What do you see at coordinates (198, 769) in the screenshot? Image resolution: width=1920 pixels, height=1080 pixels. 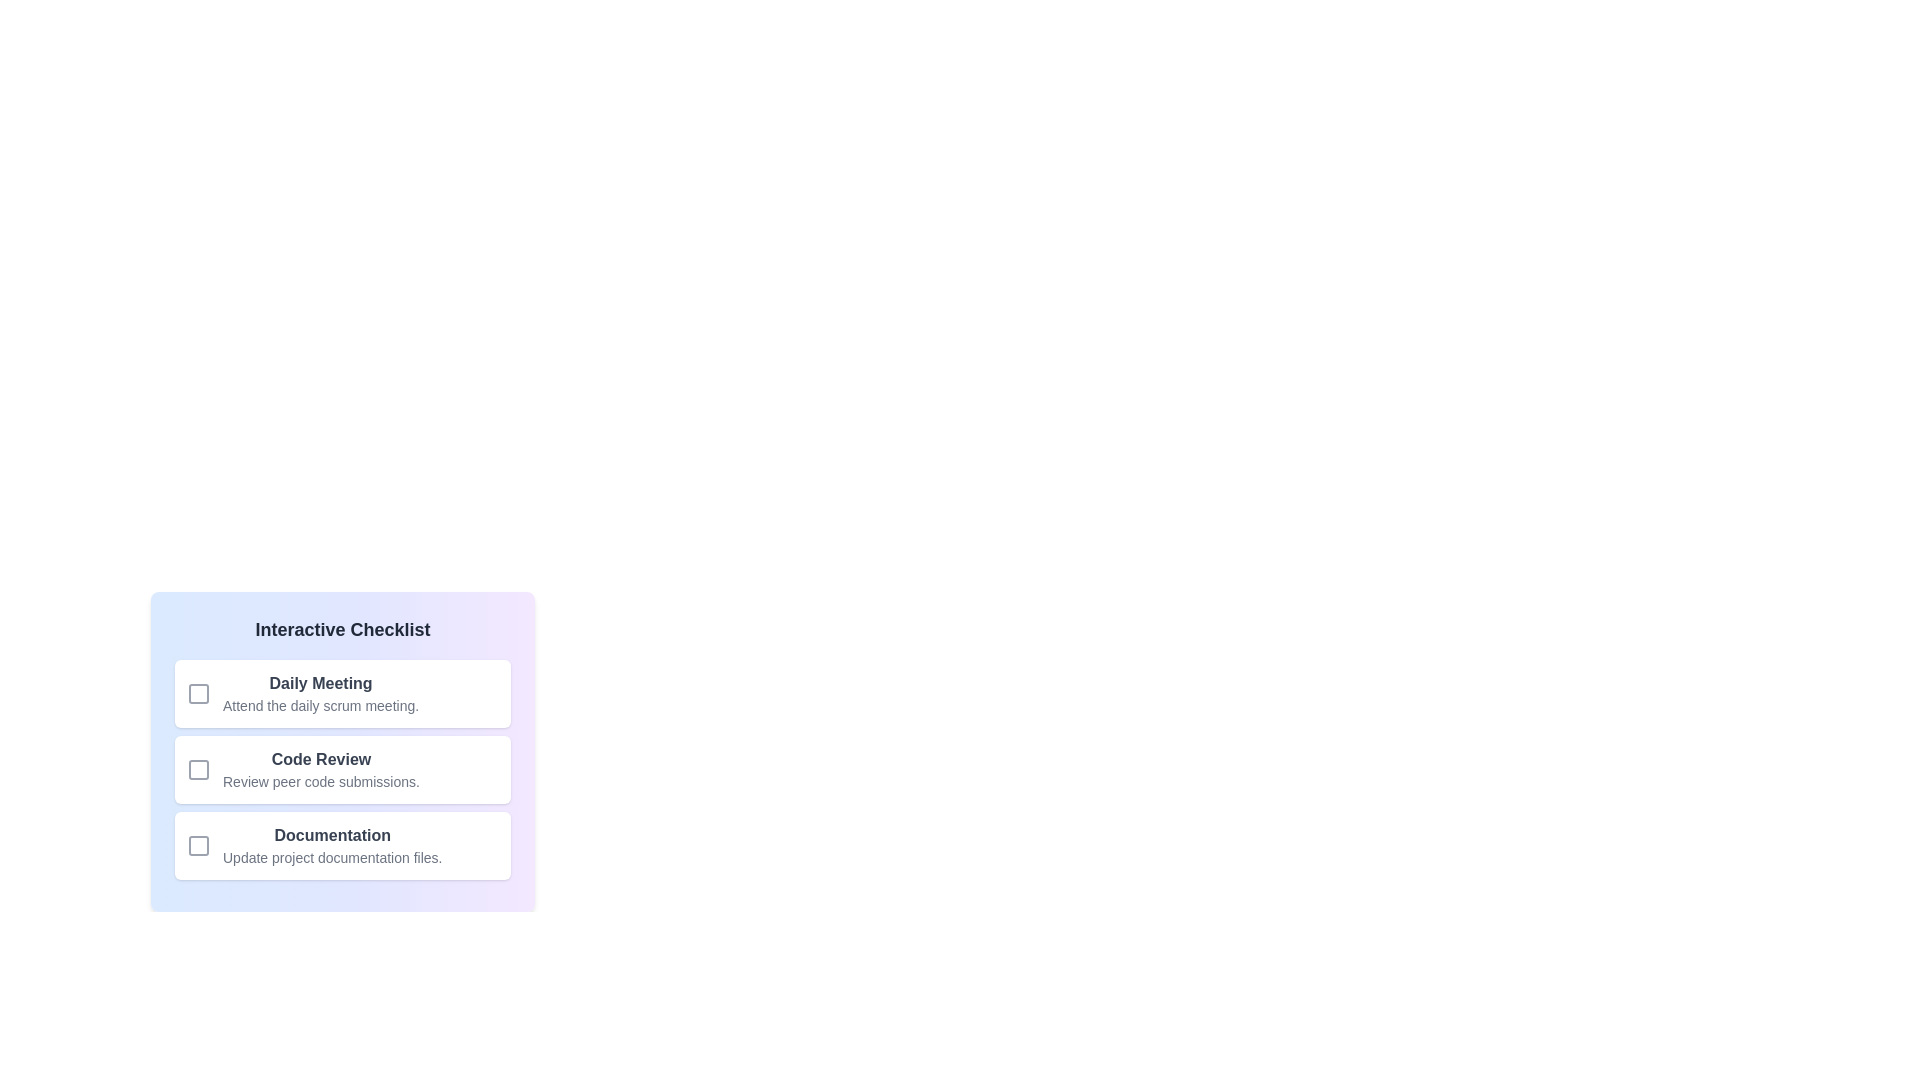 I see `the checkbox for the 'Code Review' task` at bounding box center [198, 769].